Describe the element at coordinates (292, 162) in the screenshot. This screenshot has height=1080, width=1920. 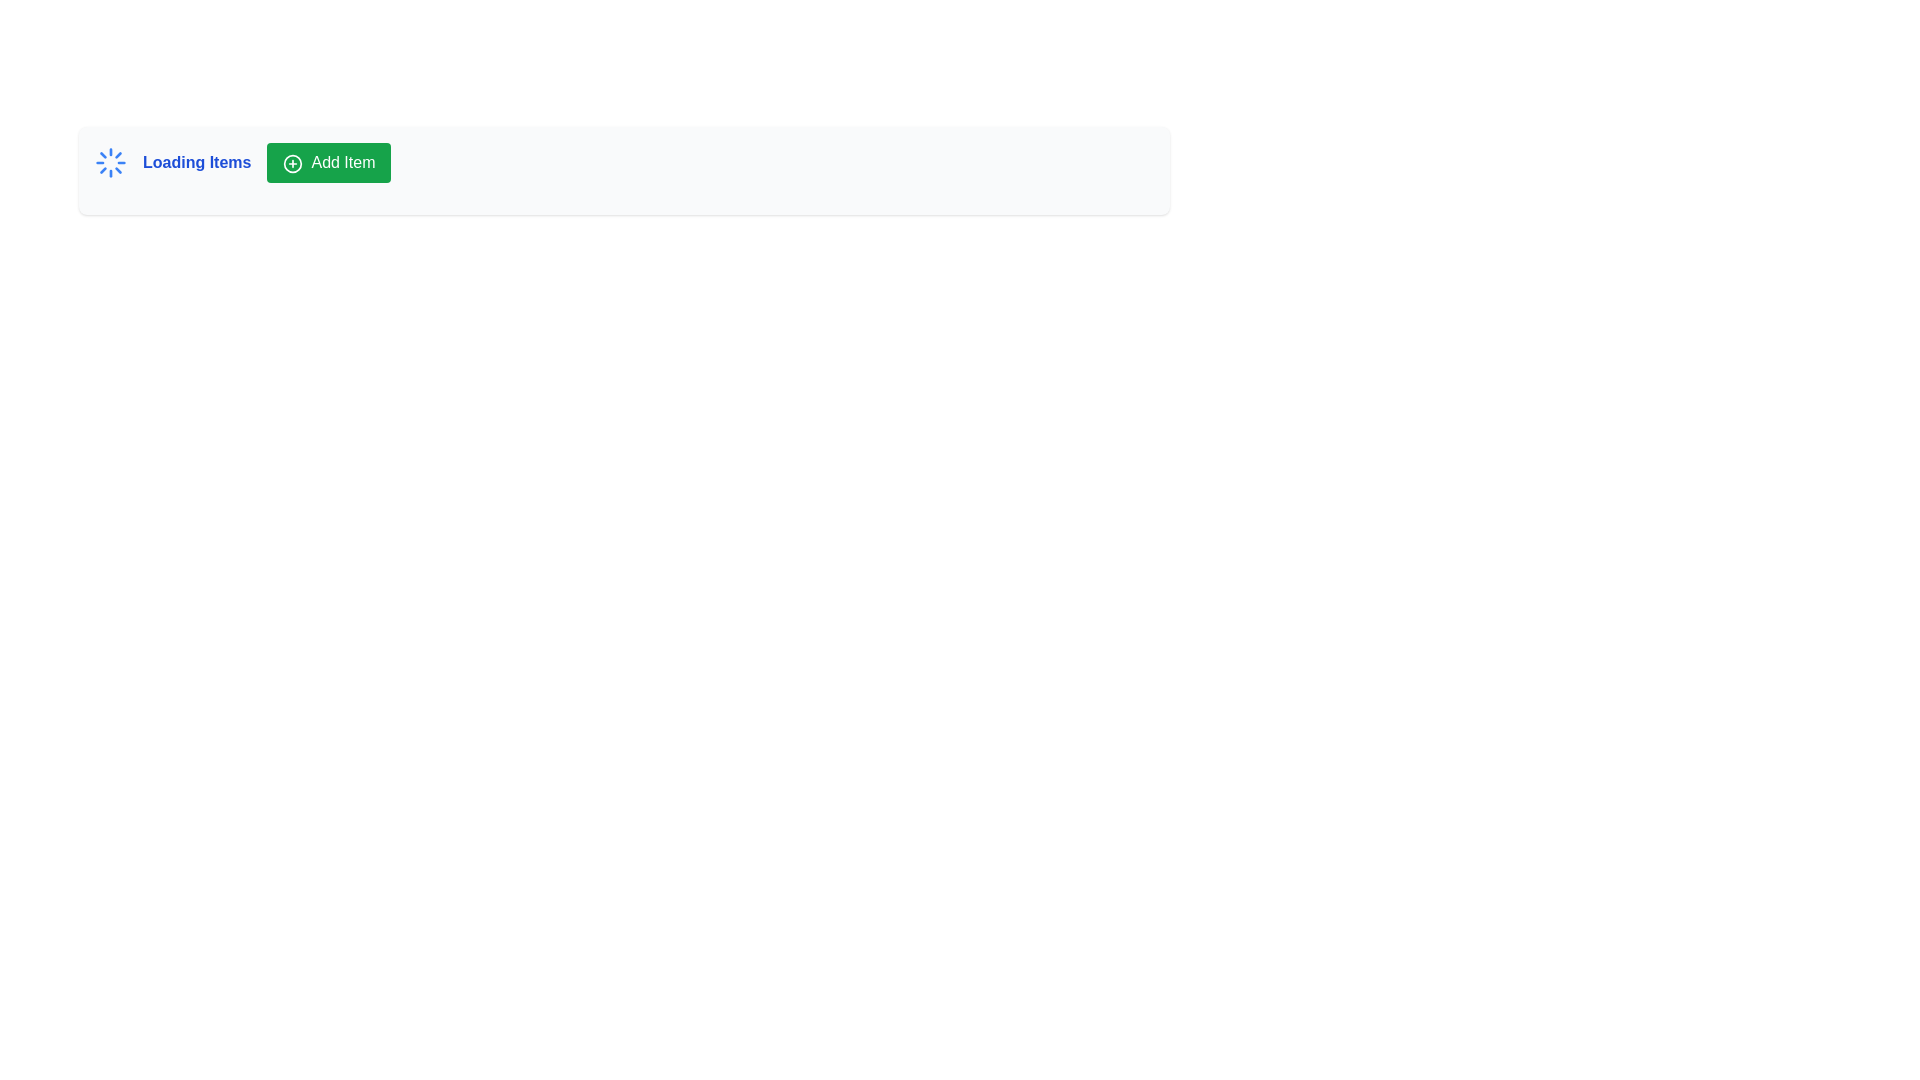
I see `the circular outline of the plus icon located on the green 'Add Item' button` at that location.